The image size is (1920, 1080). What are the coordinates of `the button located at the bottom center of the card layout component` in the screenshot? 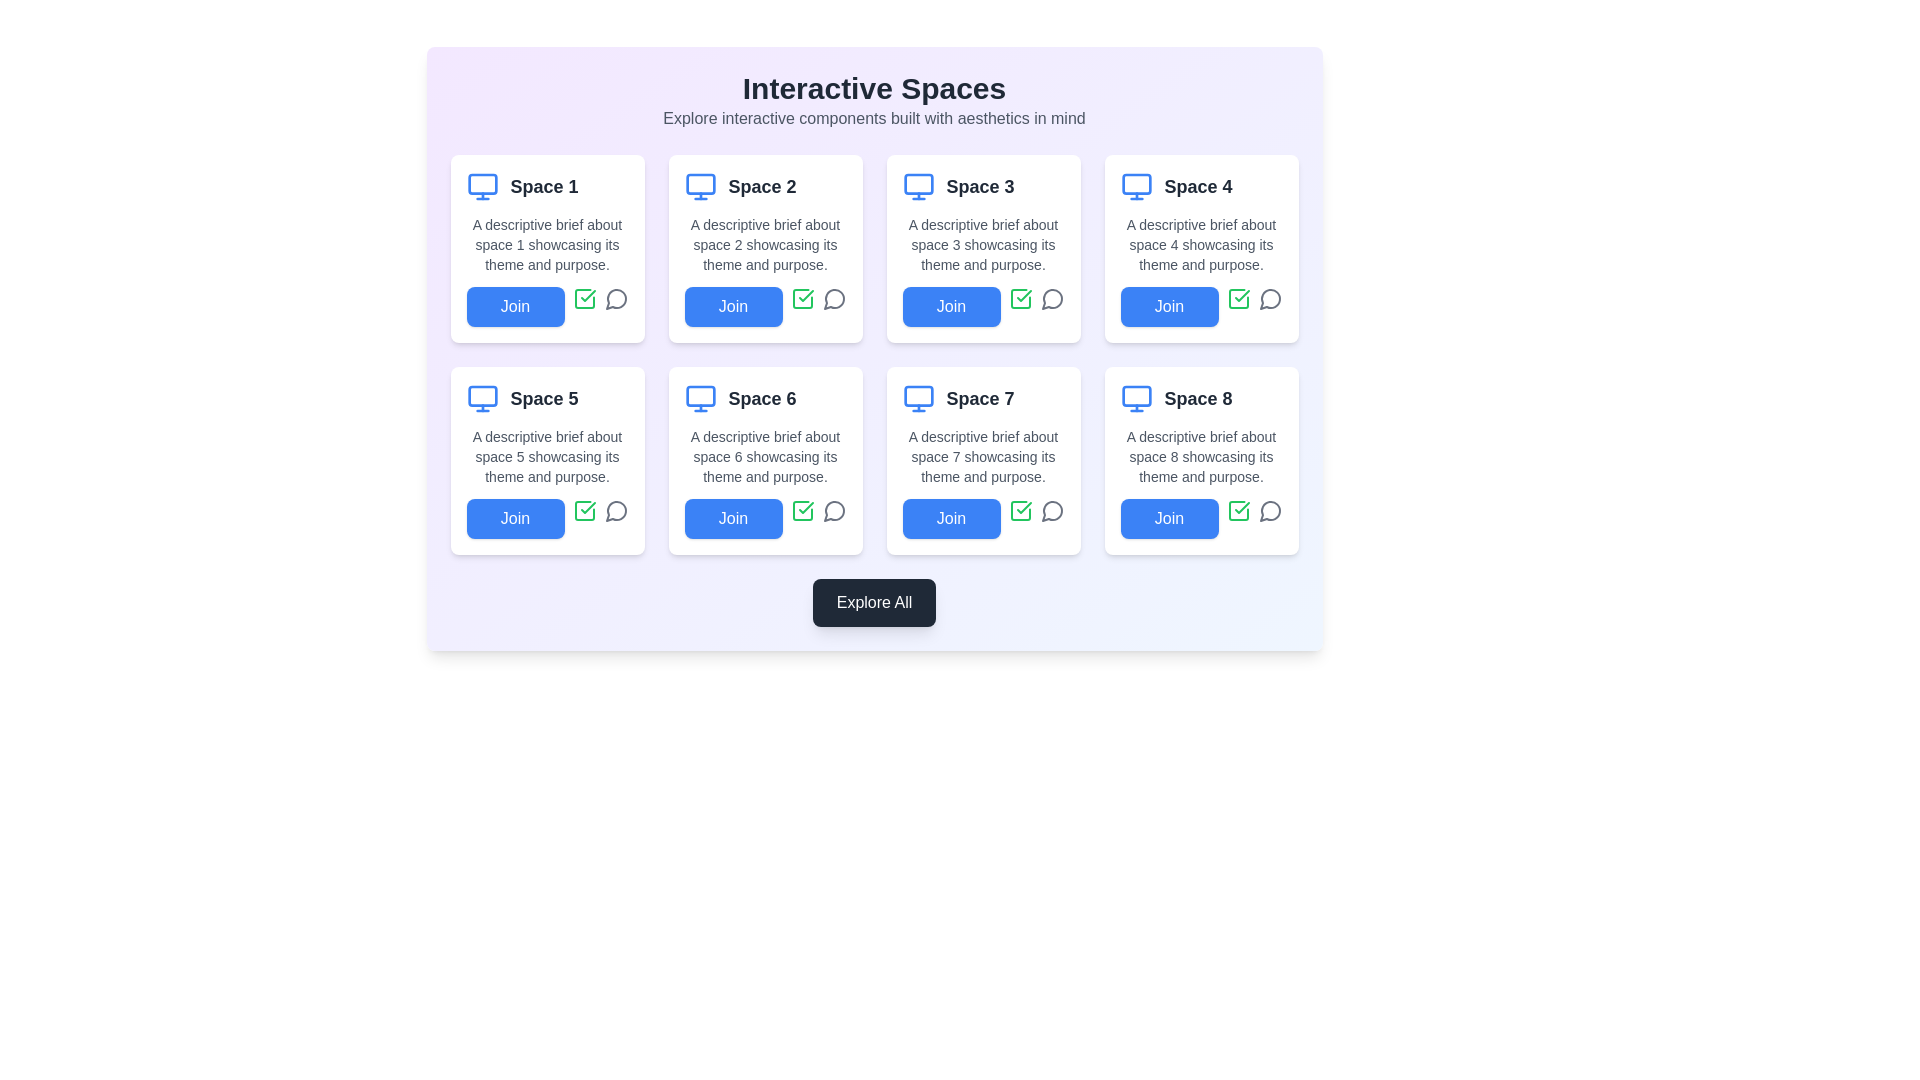 It's located at (874, 601).